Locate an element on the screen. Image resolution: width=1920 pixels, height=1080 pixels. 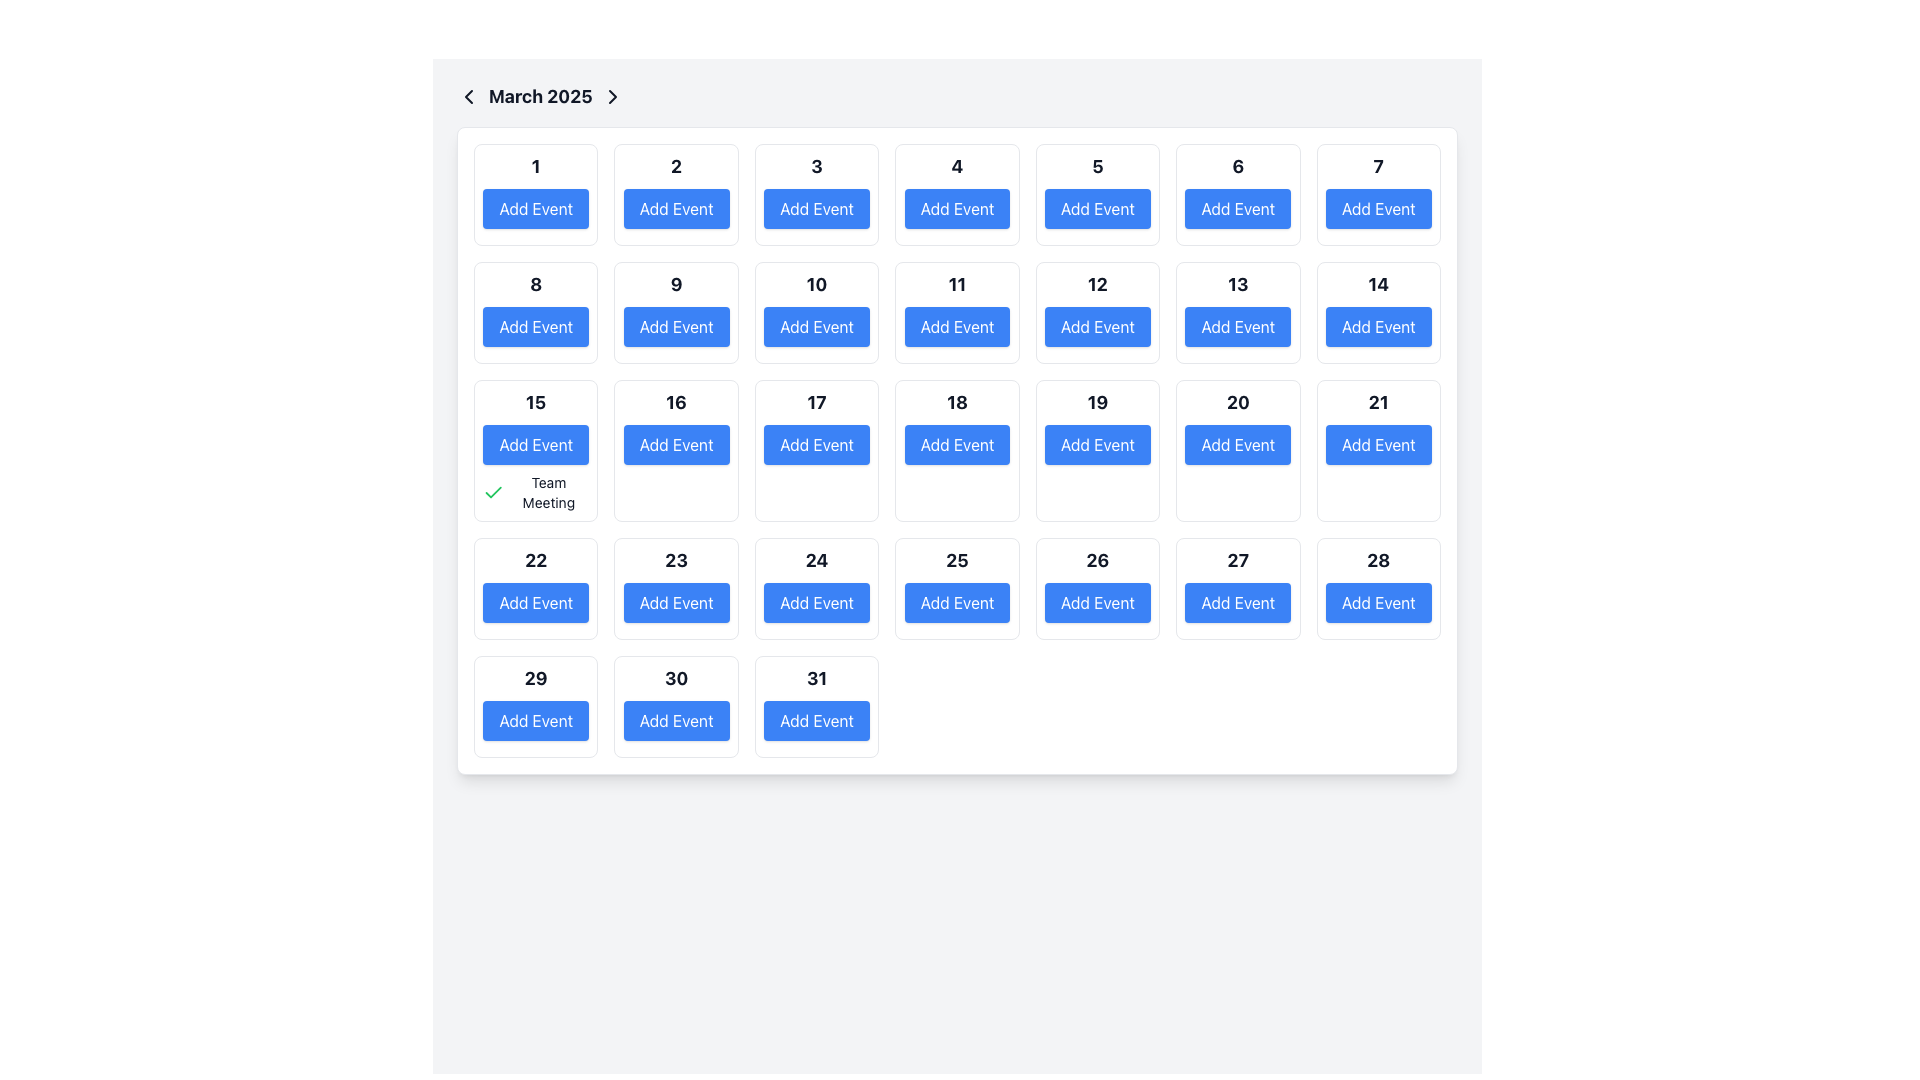
the calendar day cell for the 25th of the month is located at coordinates (956, 588).